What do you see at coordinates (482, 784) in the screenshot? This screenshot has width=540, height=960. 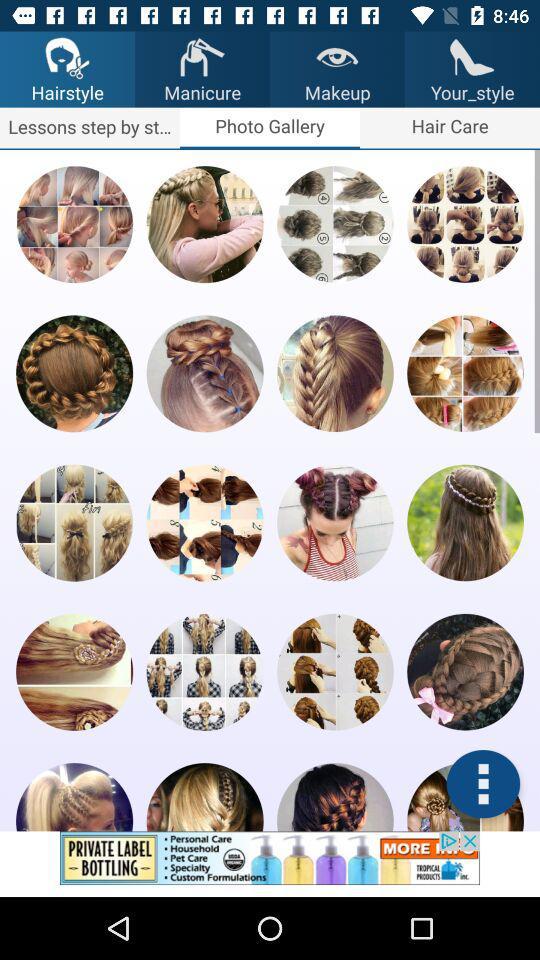 I see `photo editing app` at bounding box center [482, 784].